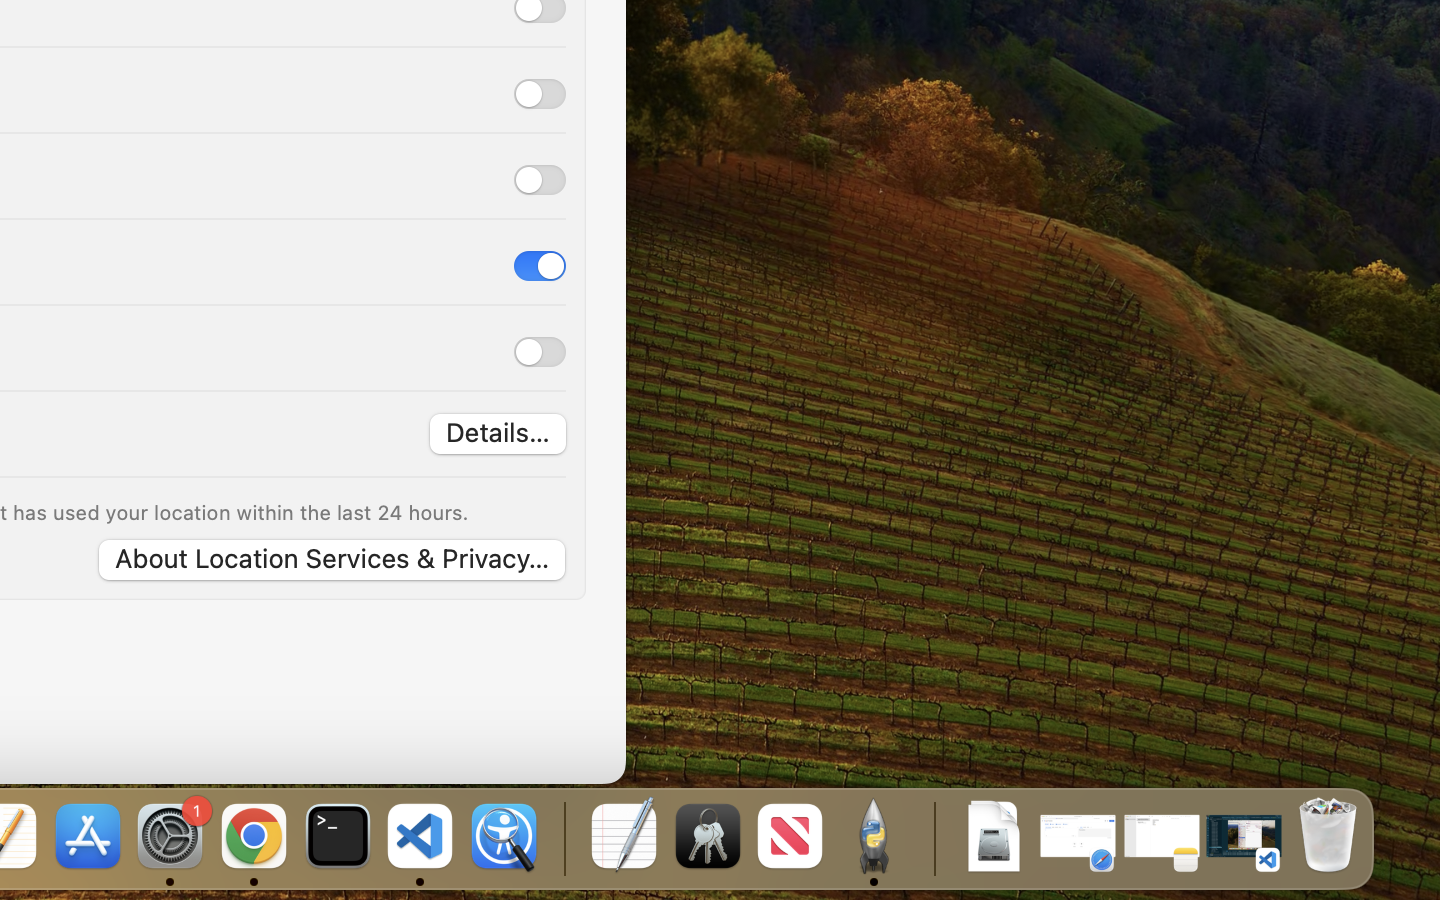  What do you see at coordinates (562, 837) in the screenshot?
I see `'0.4285714328289032'` at bounding box center [562, 837].